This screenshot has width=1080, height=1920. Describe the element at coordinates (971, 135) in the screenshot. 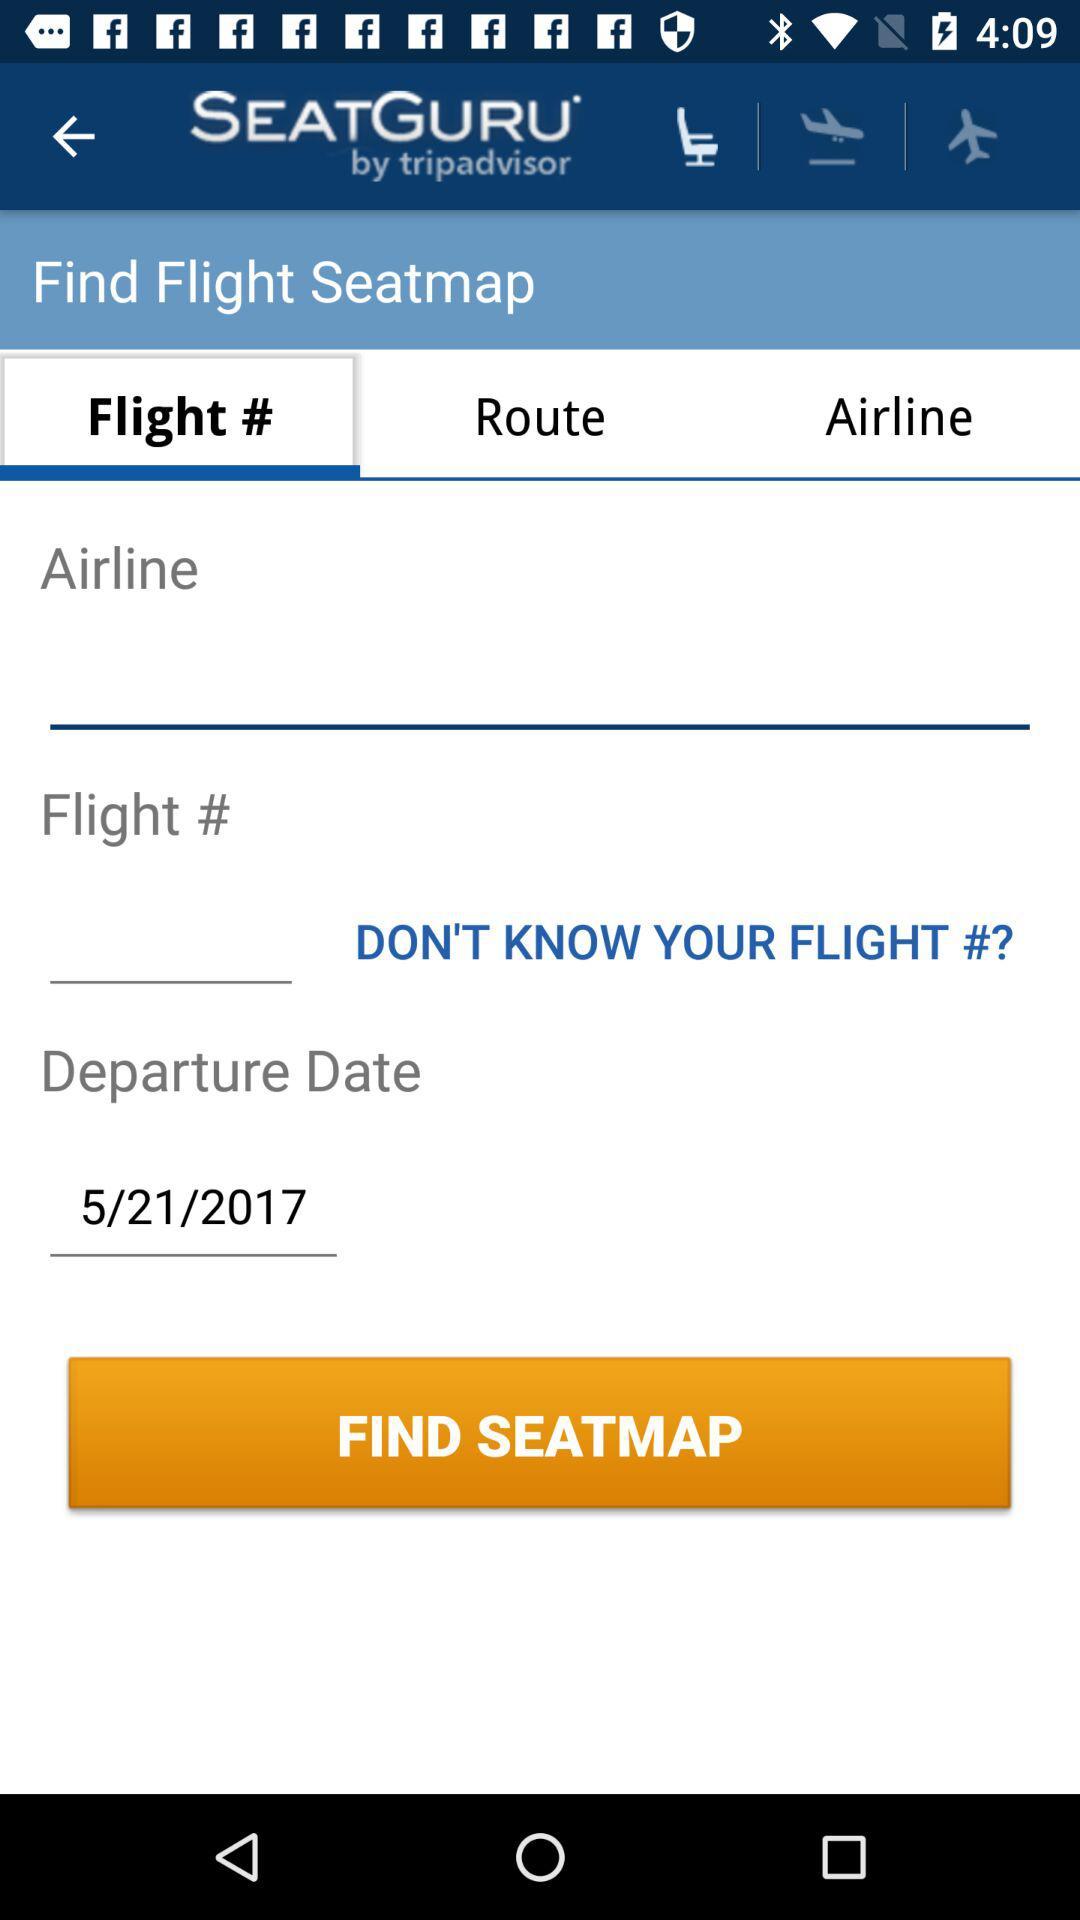

I see `pick airline` at that location.